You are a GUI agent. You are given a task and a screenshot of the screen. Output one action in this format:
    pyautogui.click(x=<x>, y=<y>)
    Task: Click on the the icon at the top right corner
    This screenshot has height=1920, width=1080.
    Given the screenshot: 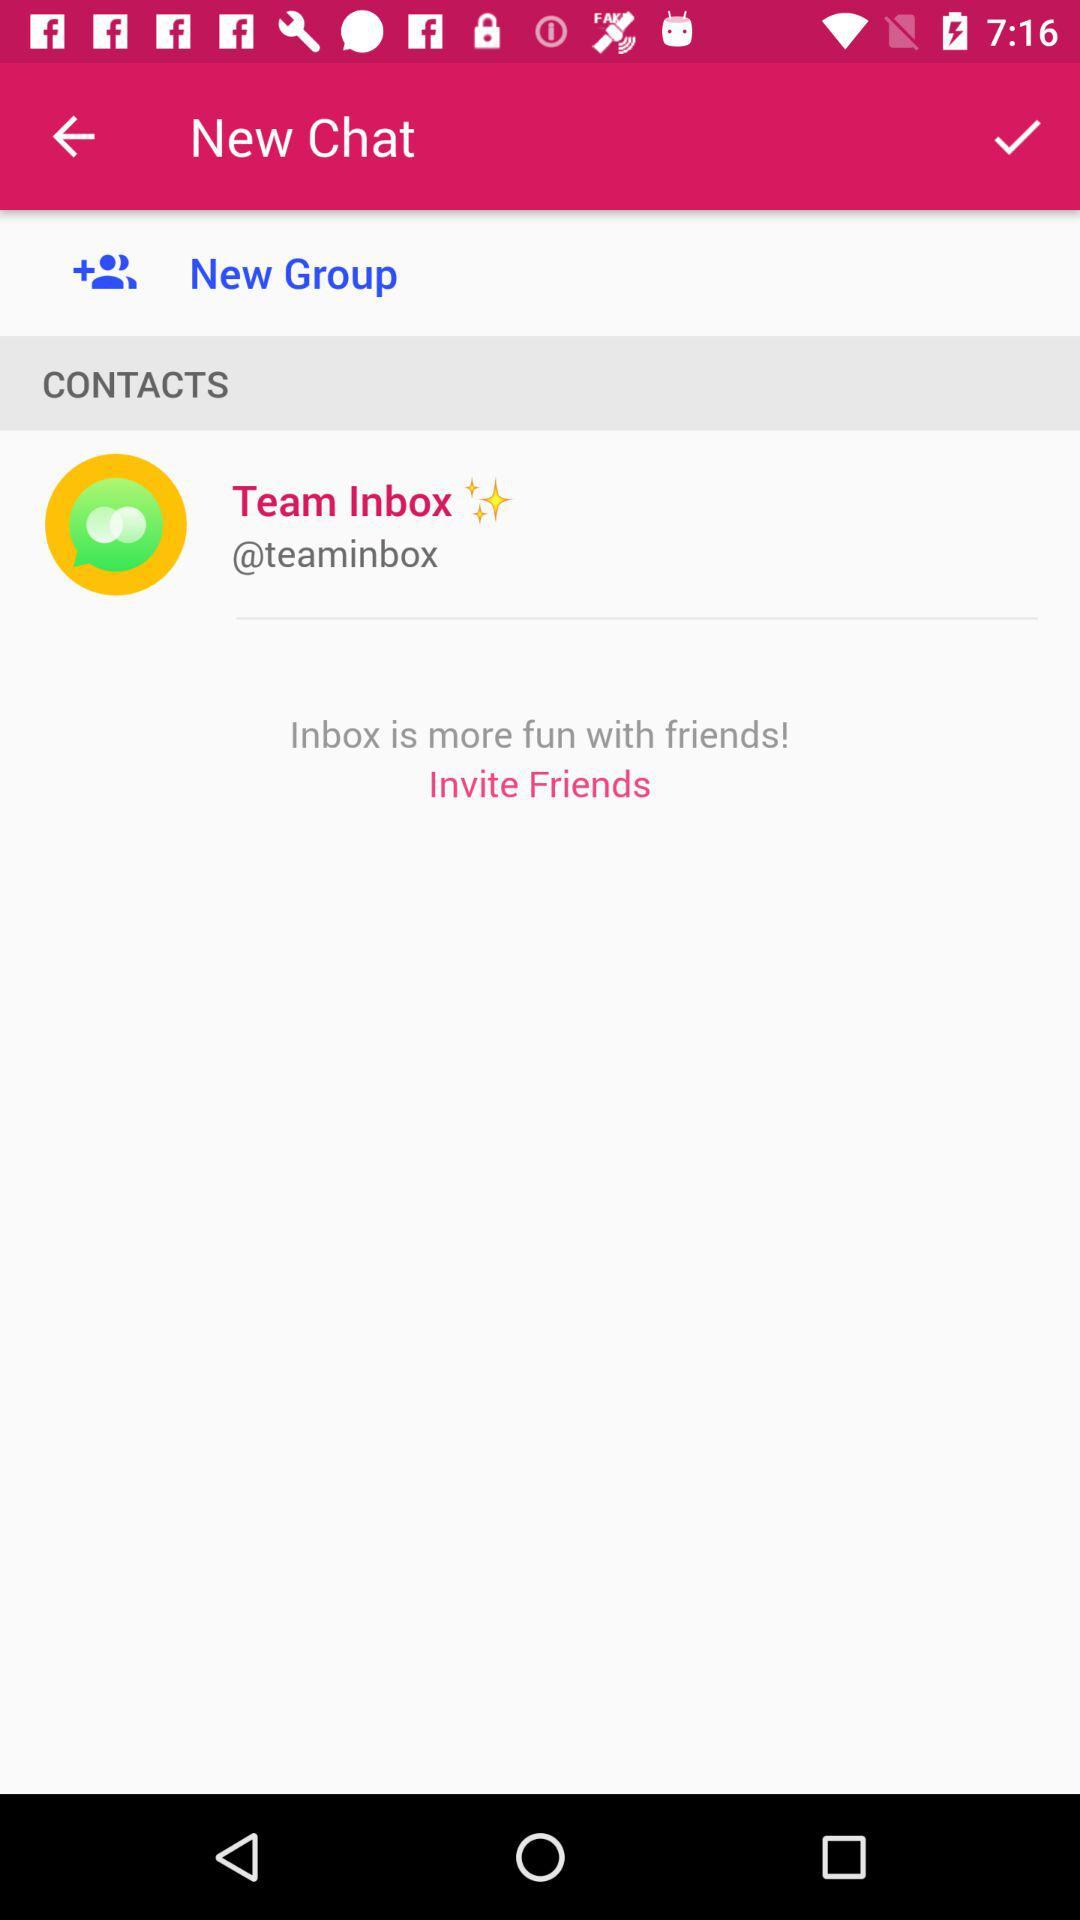 What is the action you would take?
    pyautogui.click(x=1017, y=135)
    